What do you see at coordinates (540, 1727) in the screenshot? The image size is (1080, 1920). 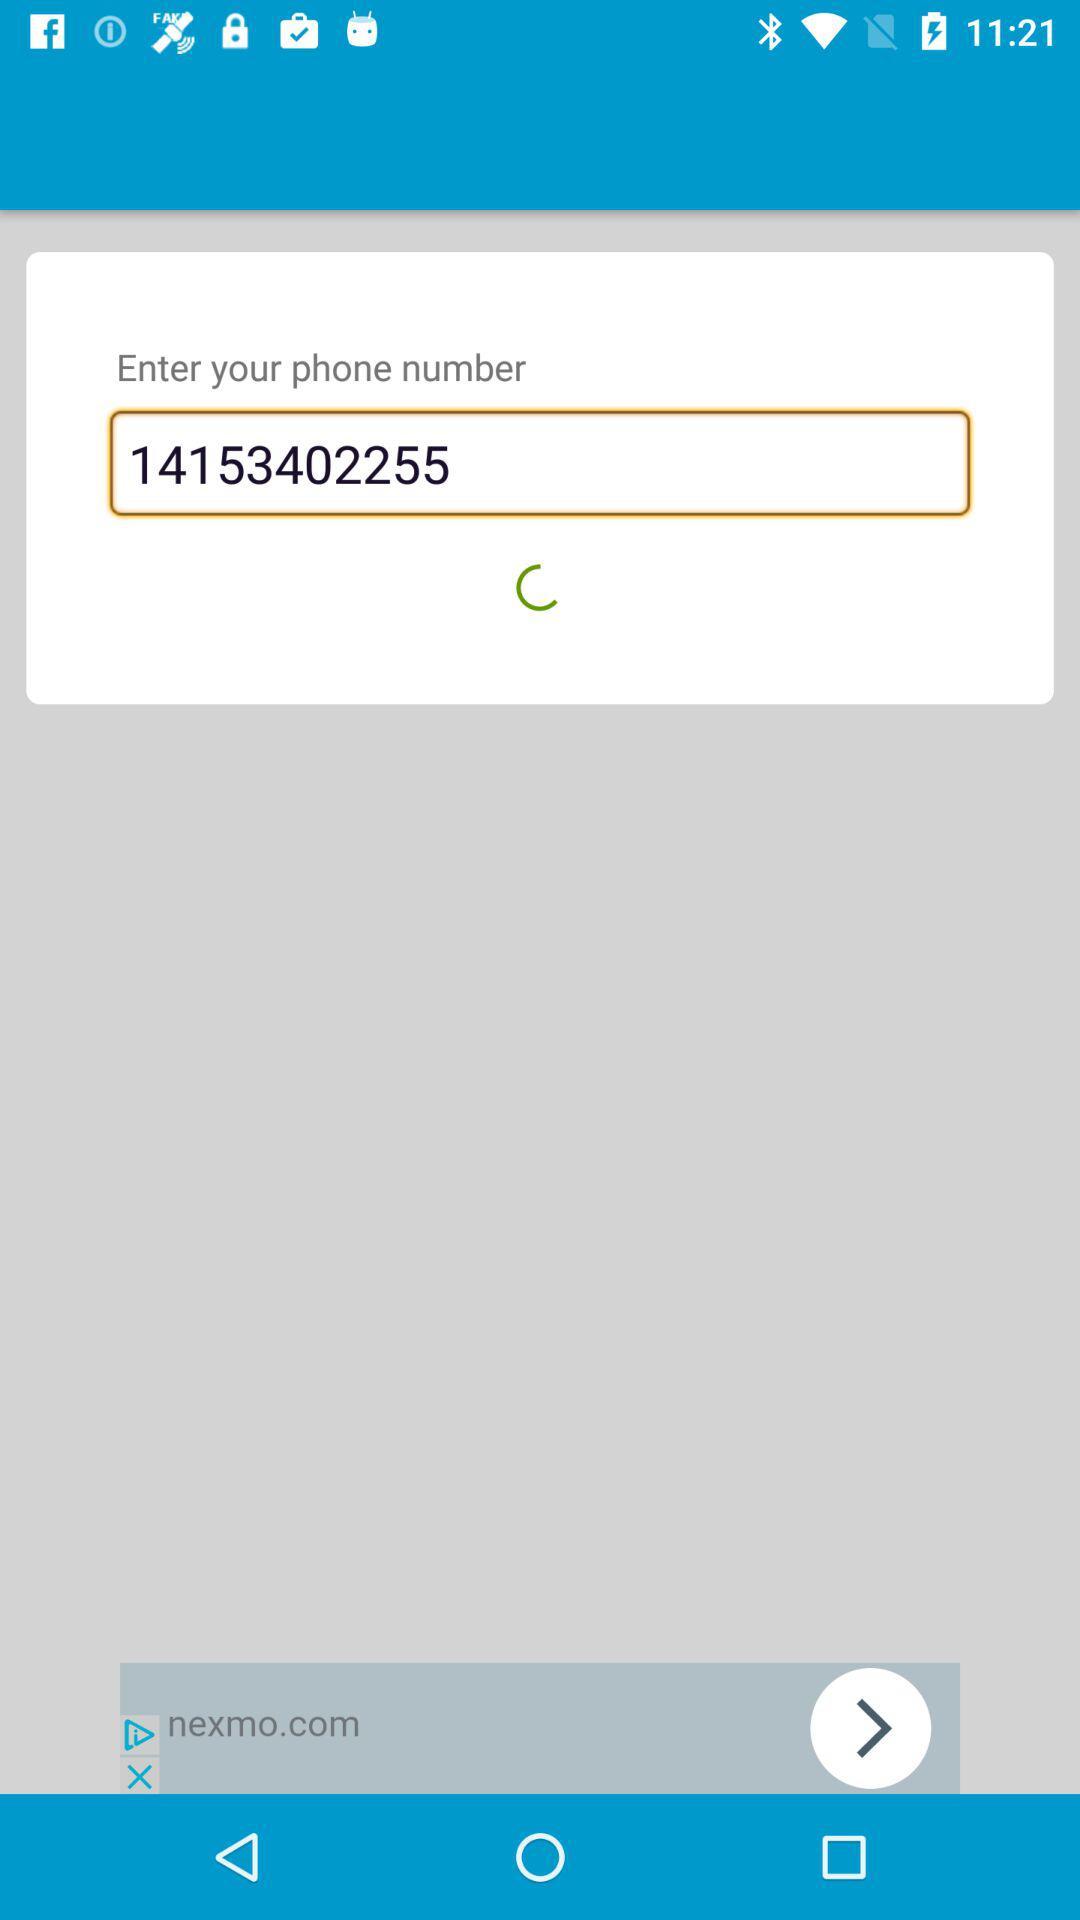 I see `advertisement` at bounding box center [540, 1727].